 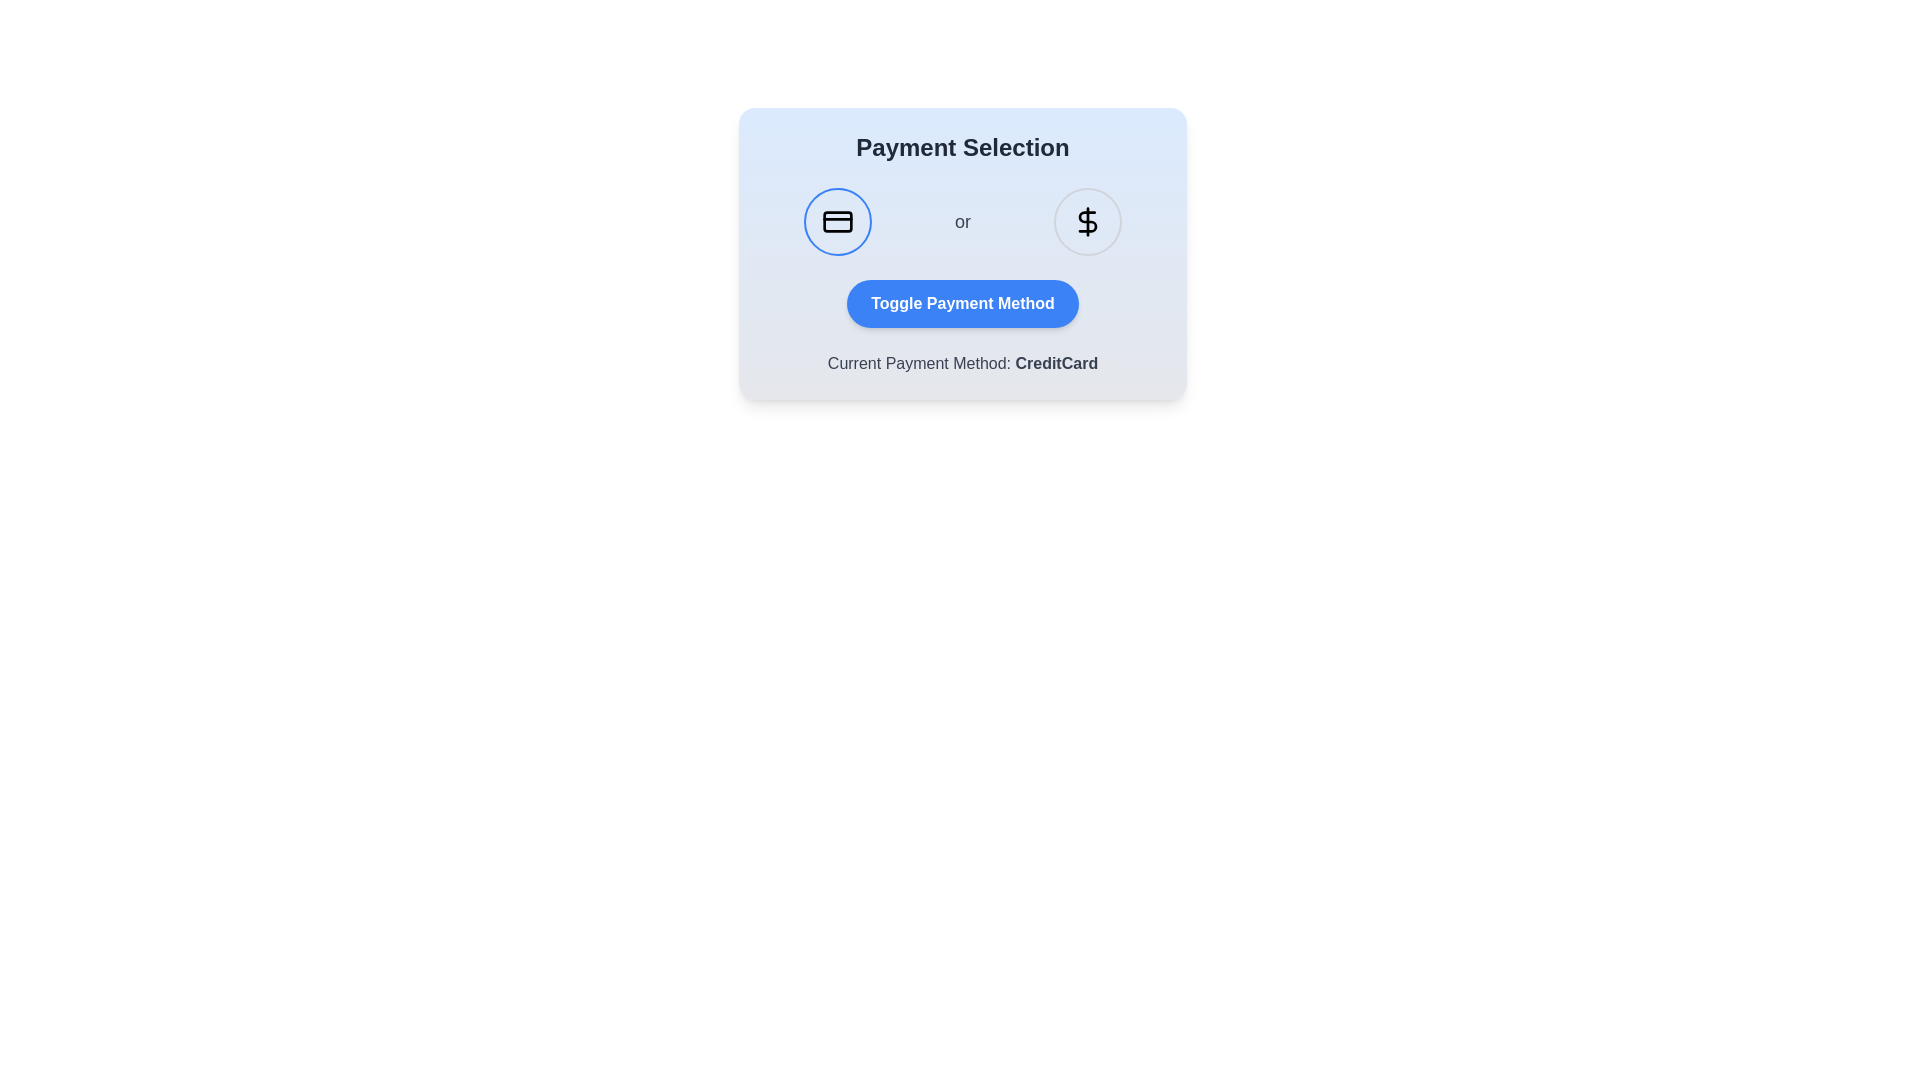 What do you see at coordinates (1055, 363) in the screenshot?
I see `the 'CreditCard' text label, which is styled in bold and dark gray, indicating the current payment method below the 'Toggle Payment Method' button` at bounding box center [1055, 363].